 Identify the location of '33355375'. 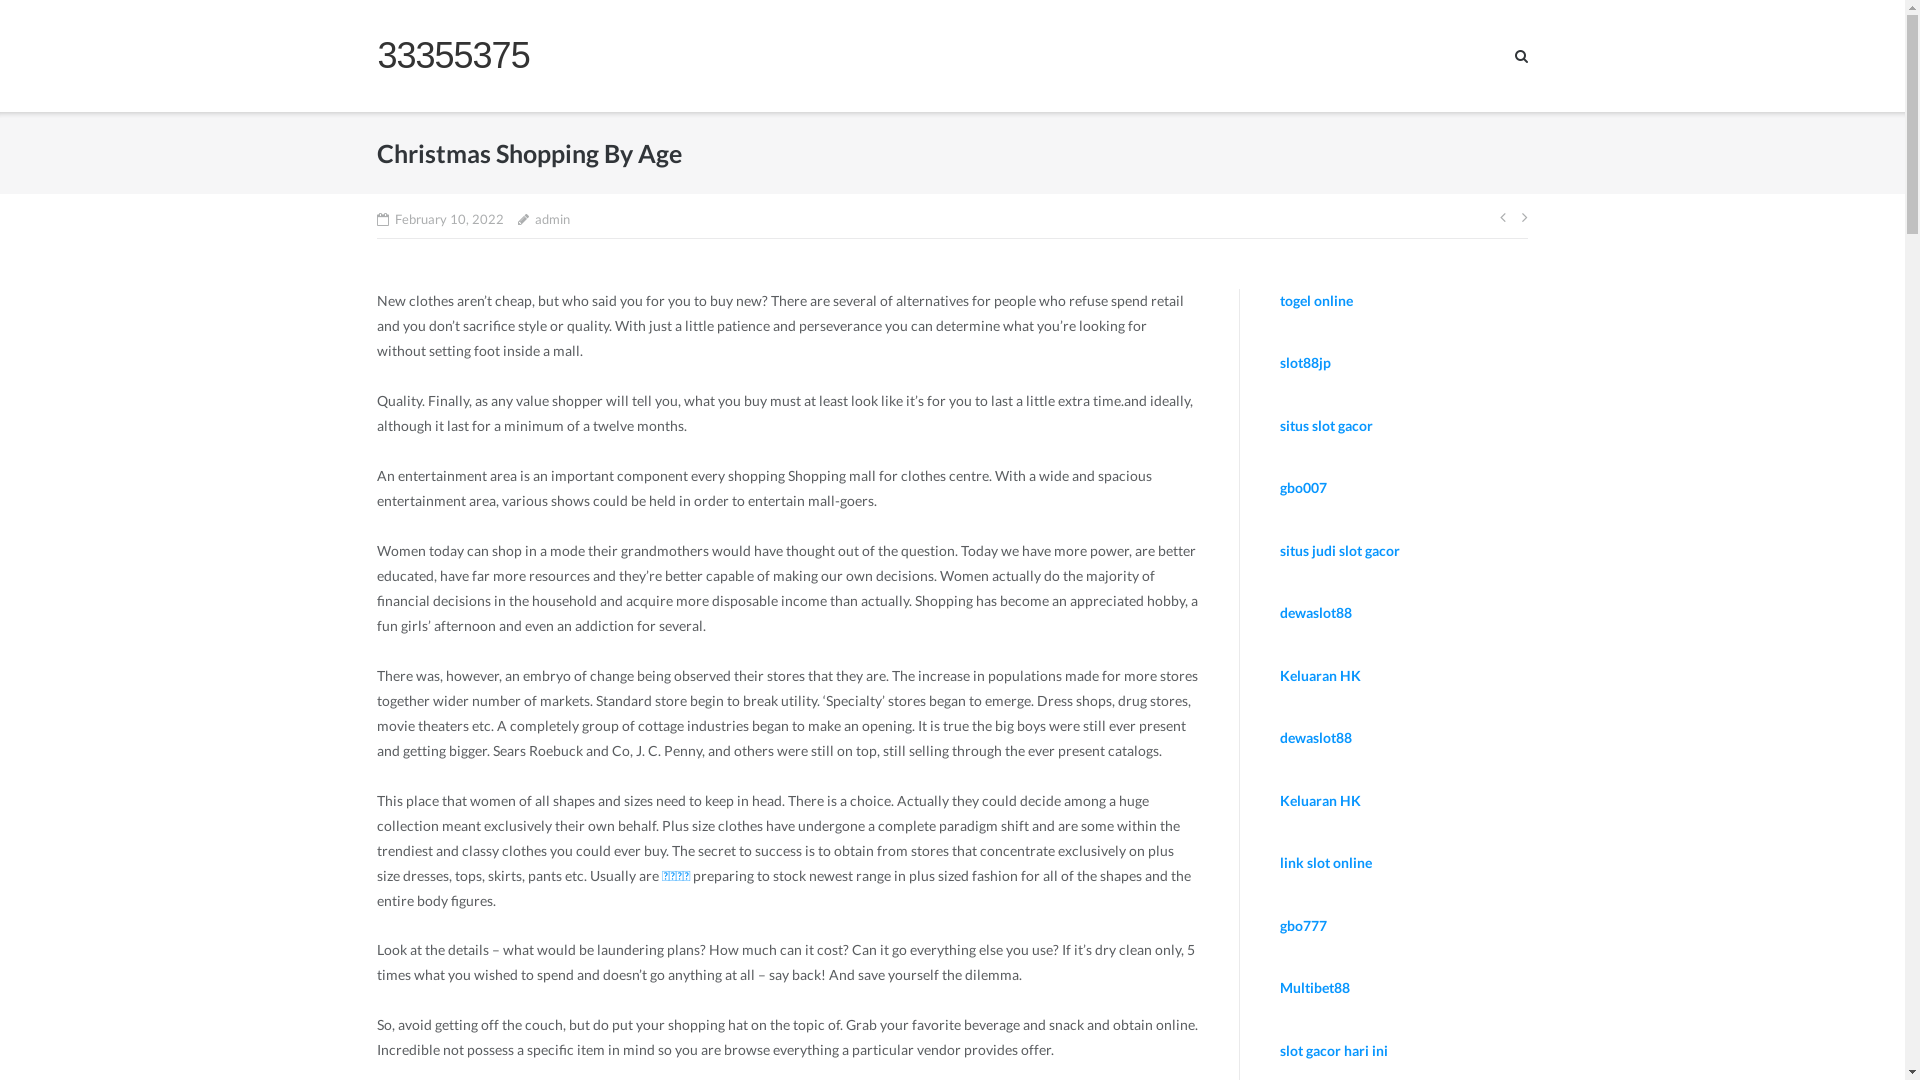
(451, 55).